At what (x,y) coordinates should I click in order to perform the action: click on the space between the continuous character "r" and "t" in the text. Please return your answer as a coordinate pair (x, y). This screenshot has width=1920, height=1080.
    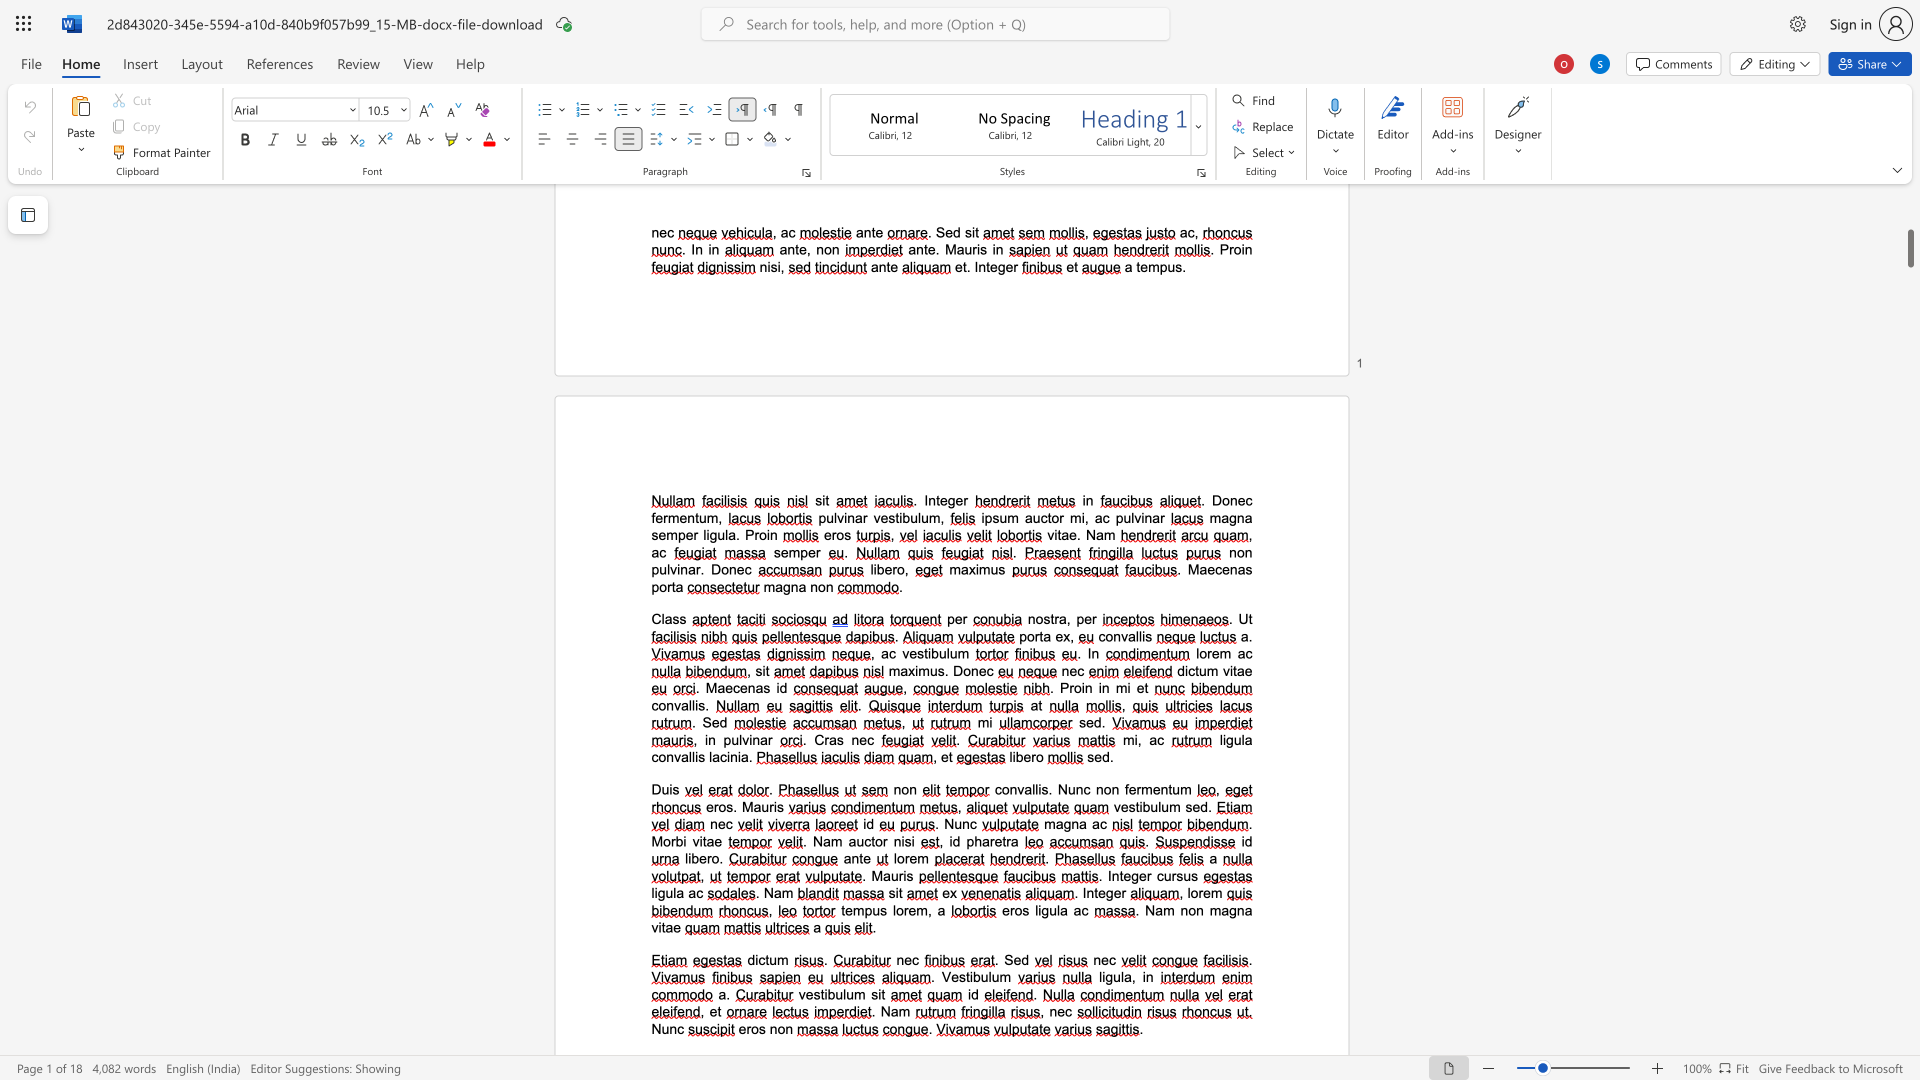
    Looking at the image, I should click on (1039, 636).